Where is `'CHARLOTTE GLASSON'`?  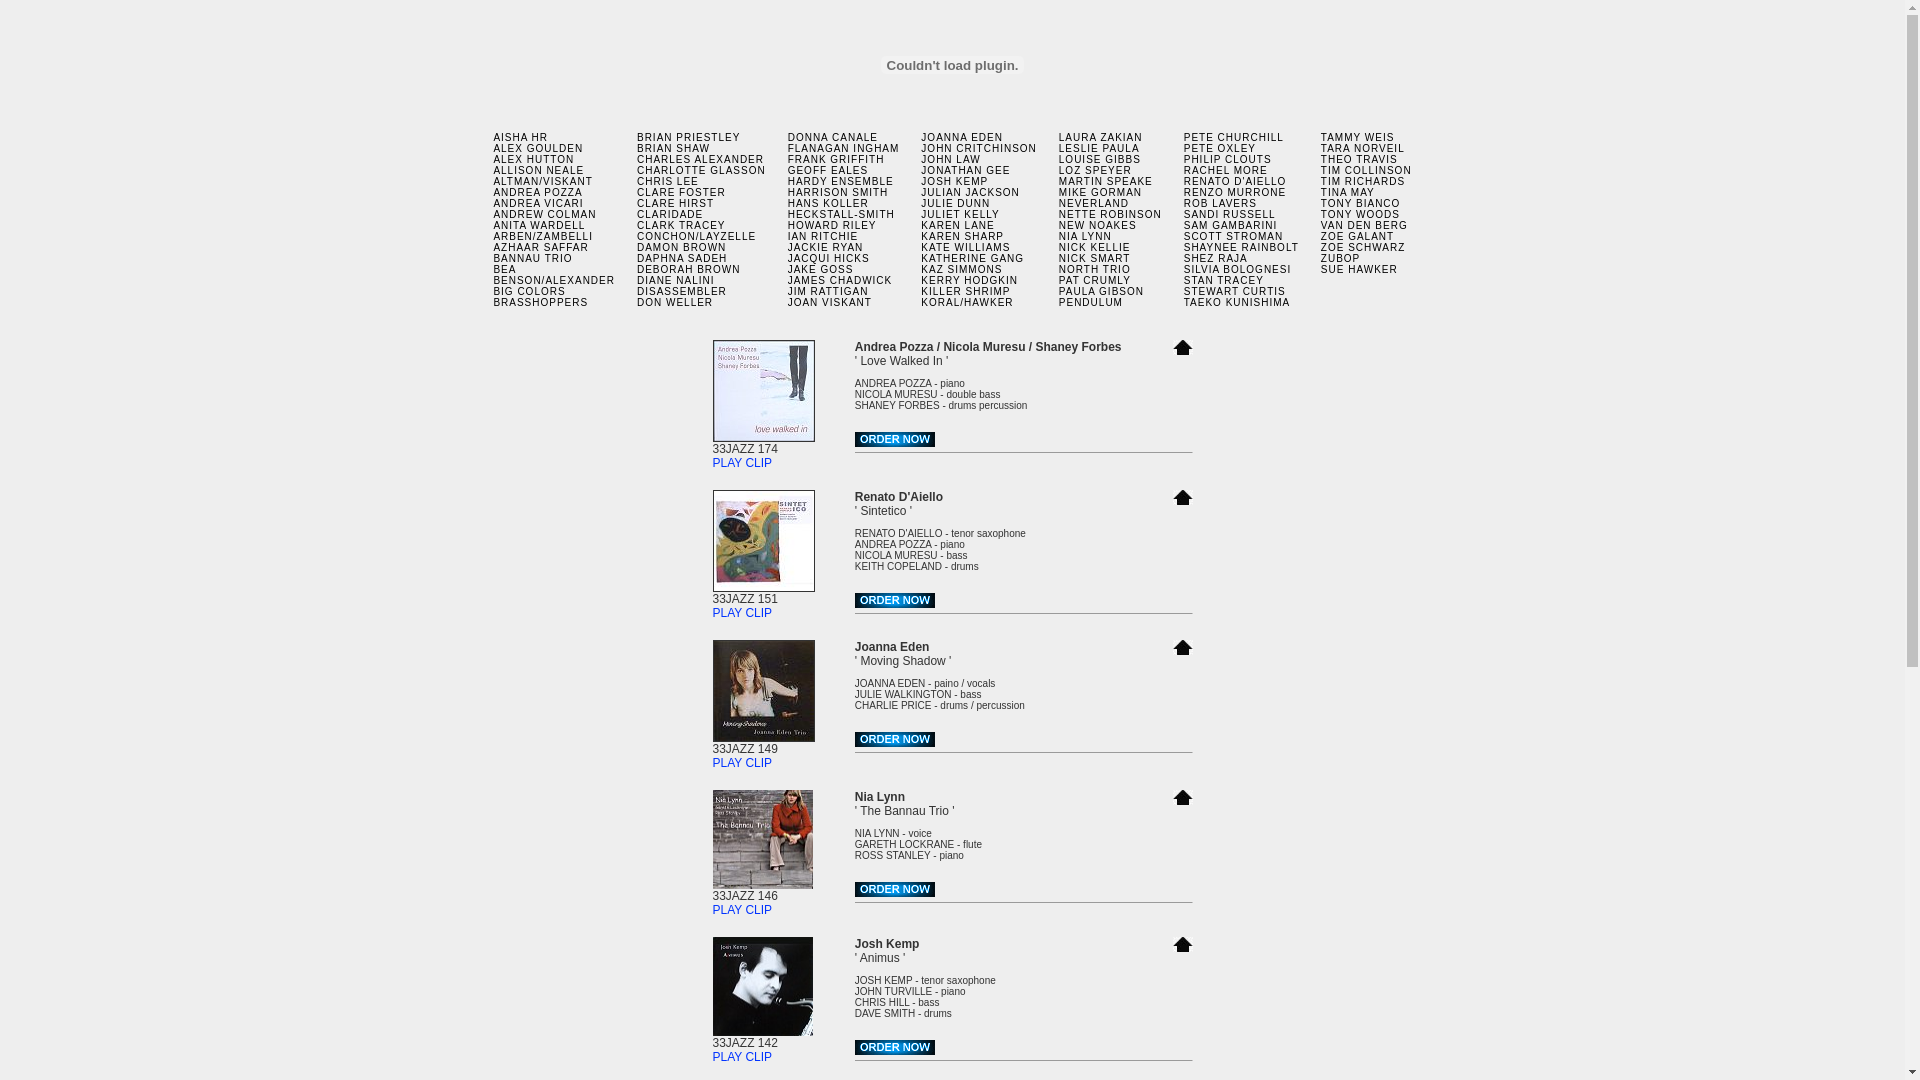 'CHARLOTTE GLASSON' is located at coordinates (636, 169).